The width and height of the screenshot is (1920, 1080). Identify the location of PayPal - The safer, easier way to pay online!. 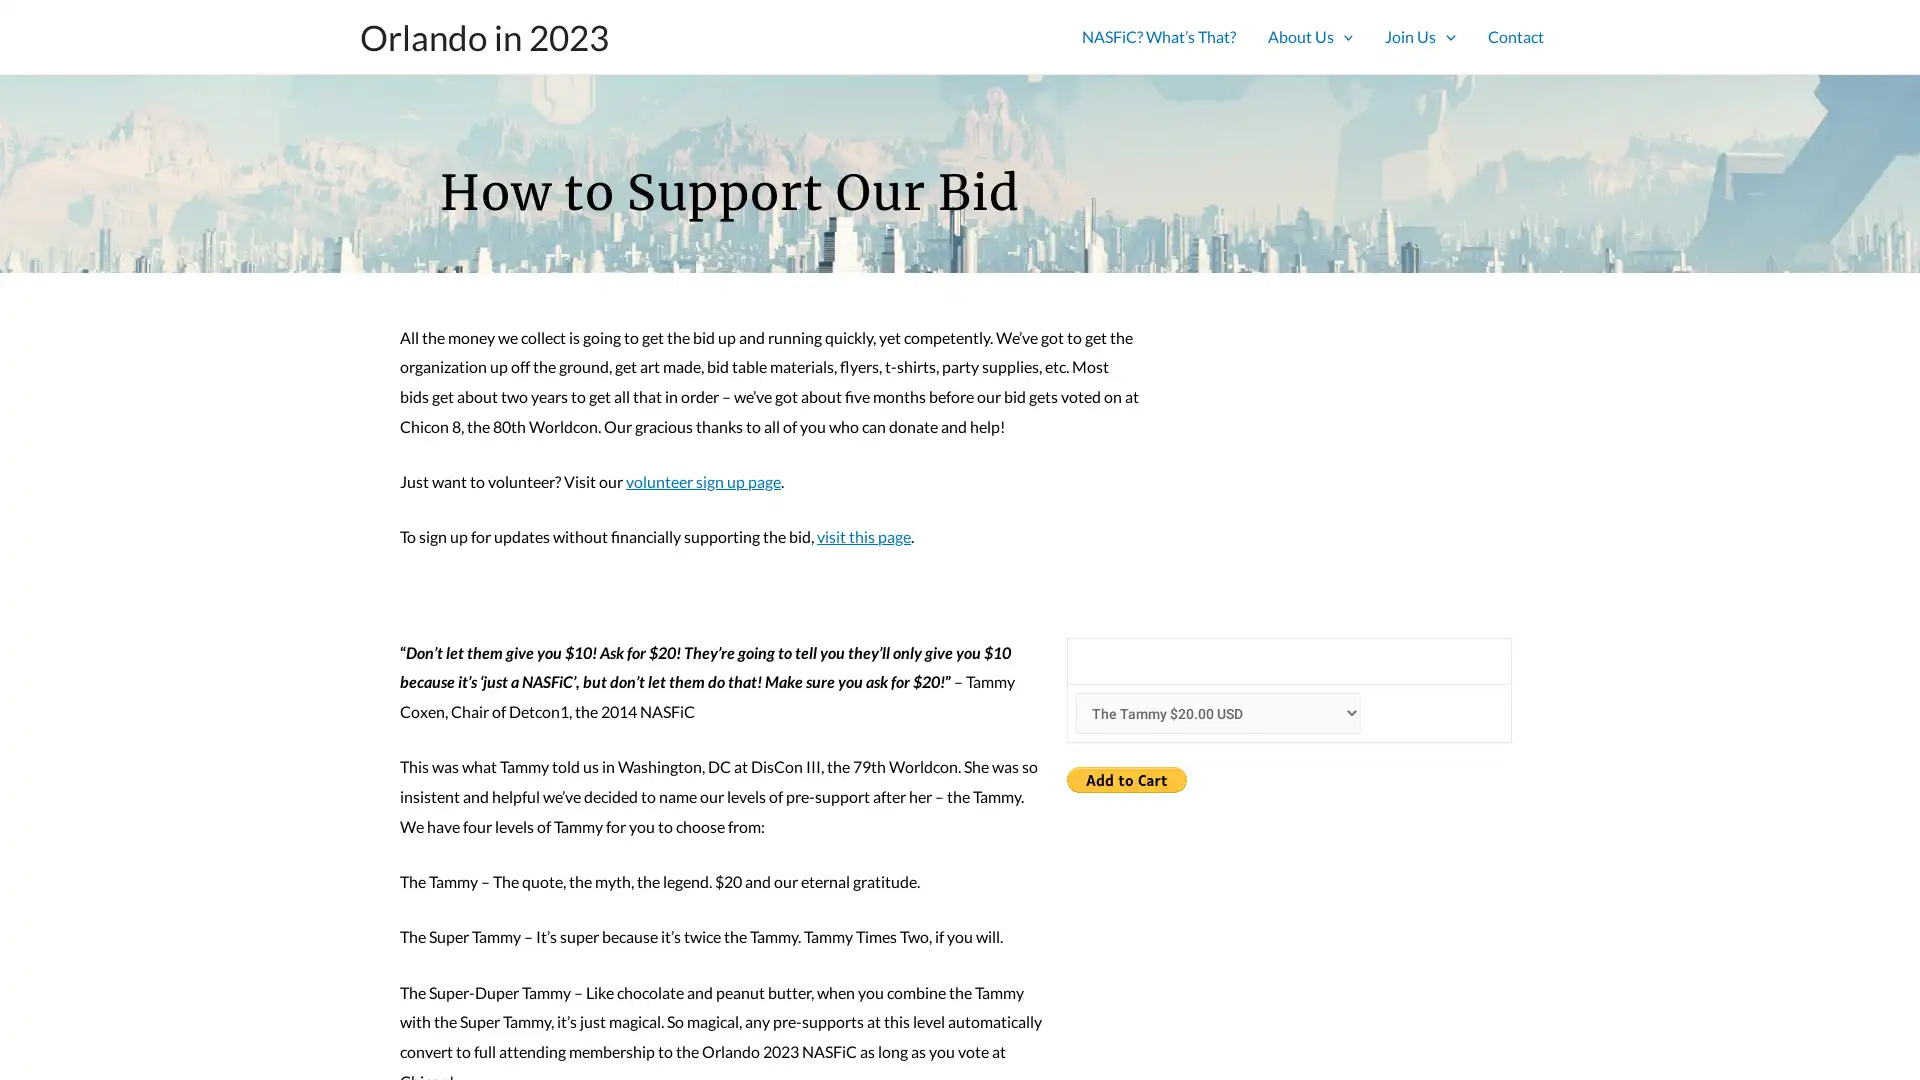
(1127, 782).